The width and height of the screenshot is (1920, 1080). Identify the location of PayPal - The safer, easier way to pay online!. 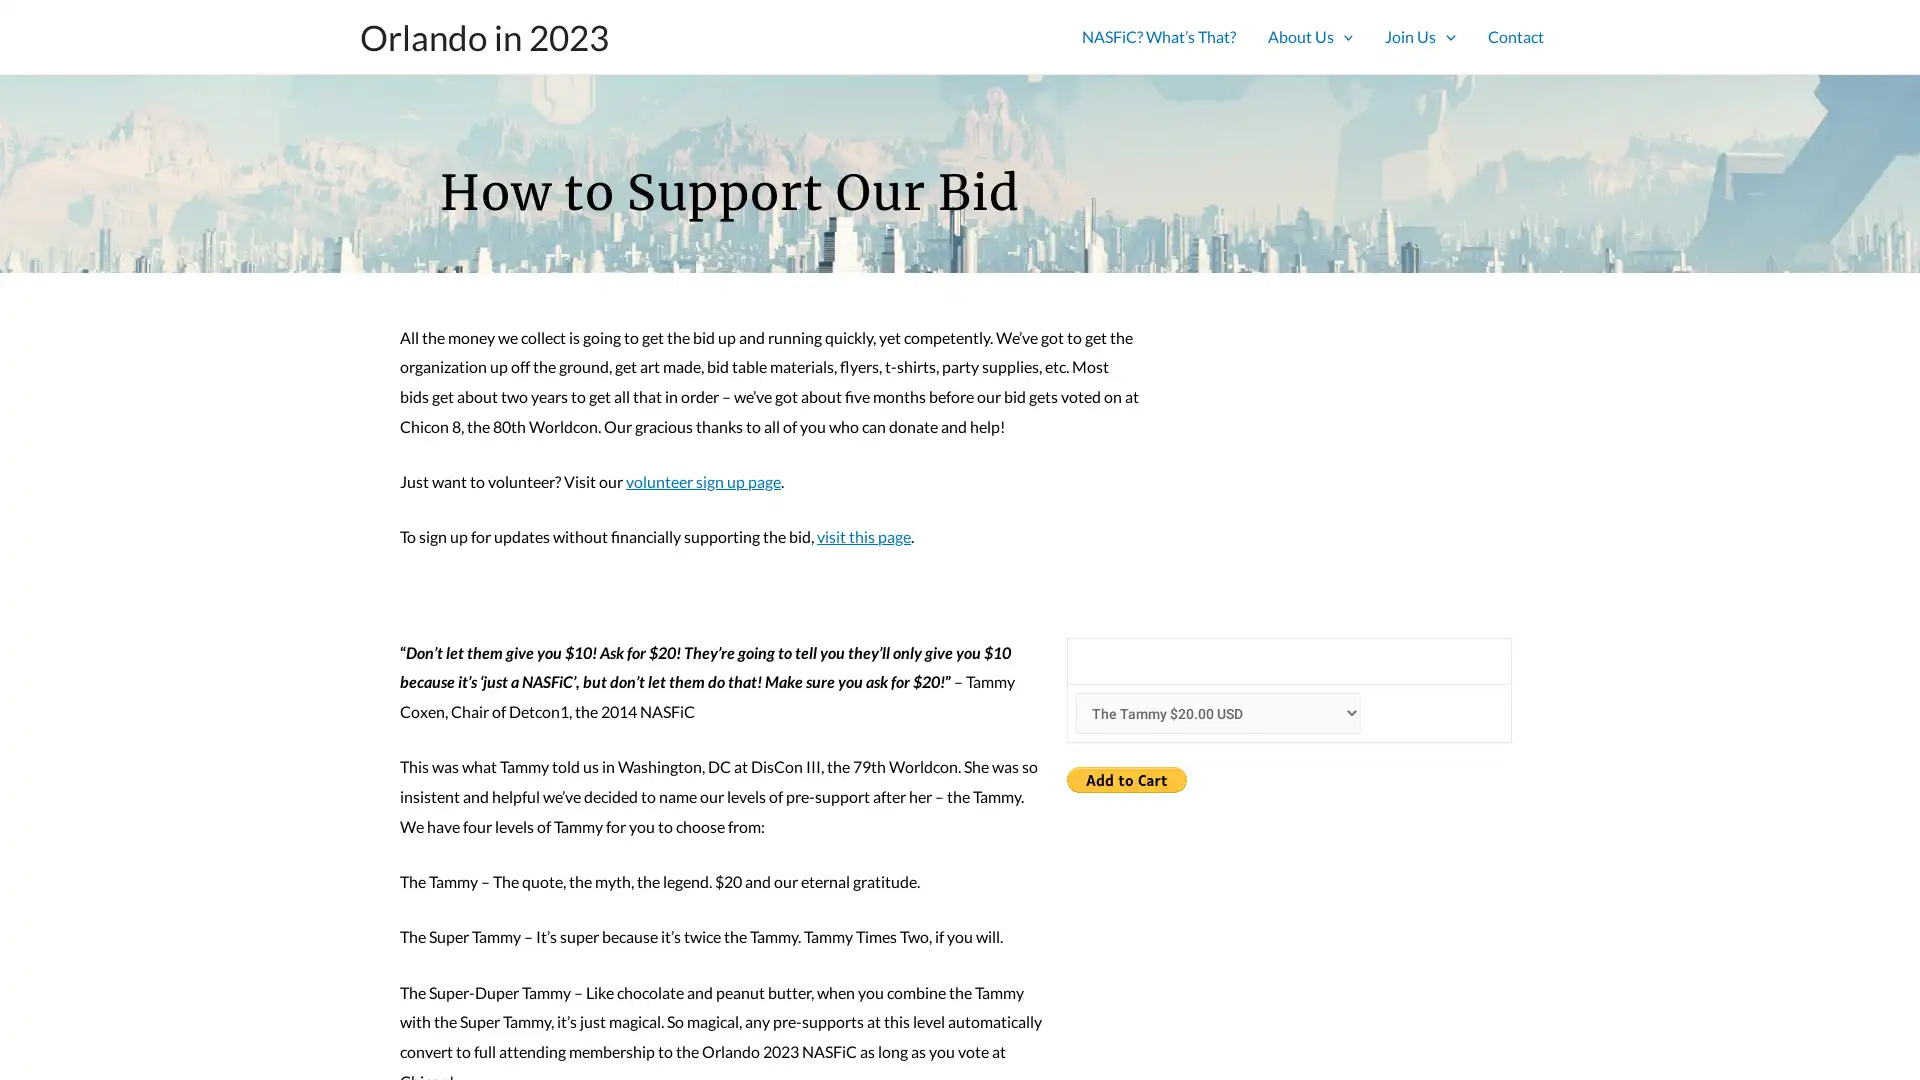
(1127, 782).